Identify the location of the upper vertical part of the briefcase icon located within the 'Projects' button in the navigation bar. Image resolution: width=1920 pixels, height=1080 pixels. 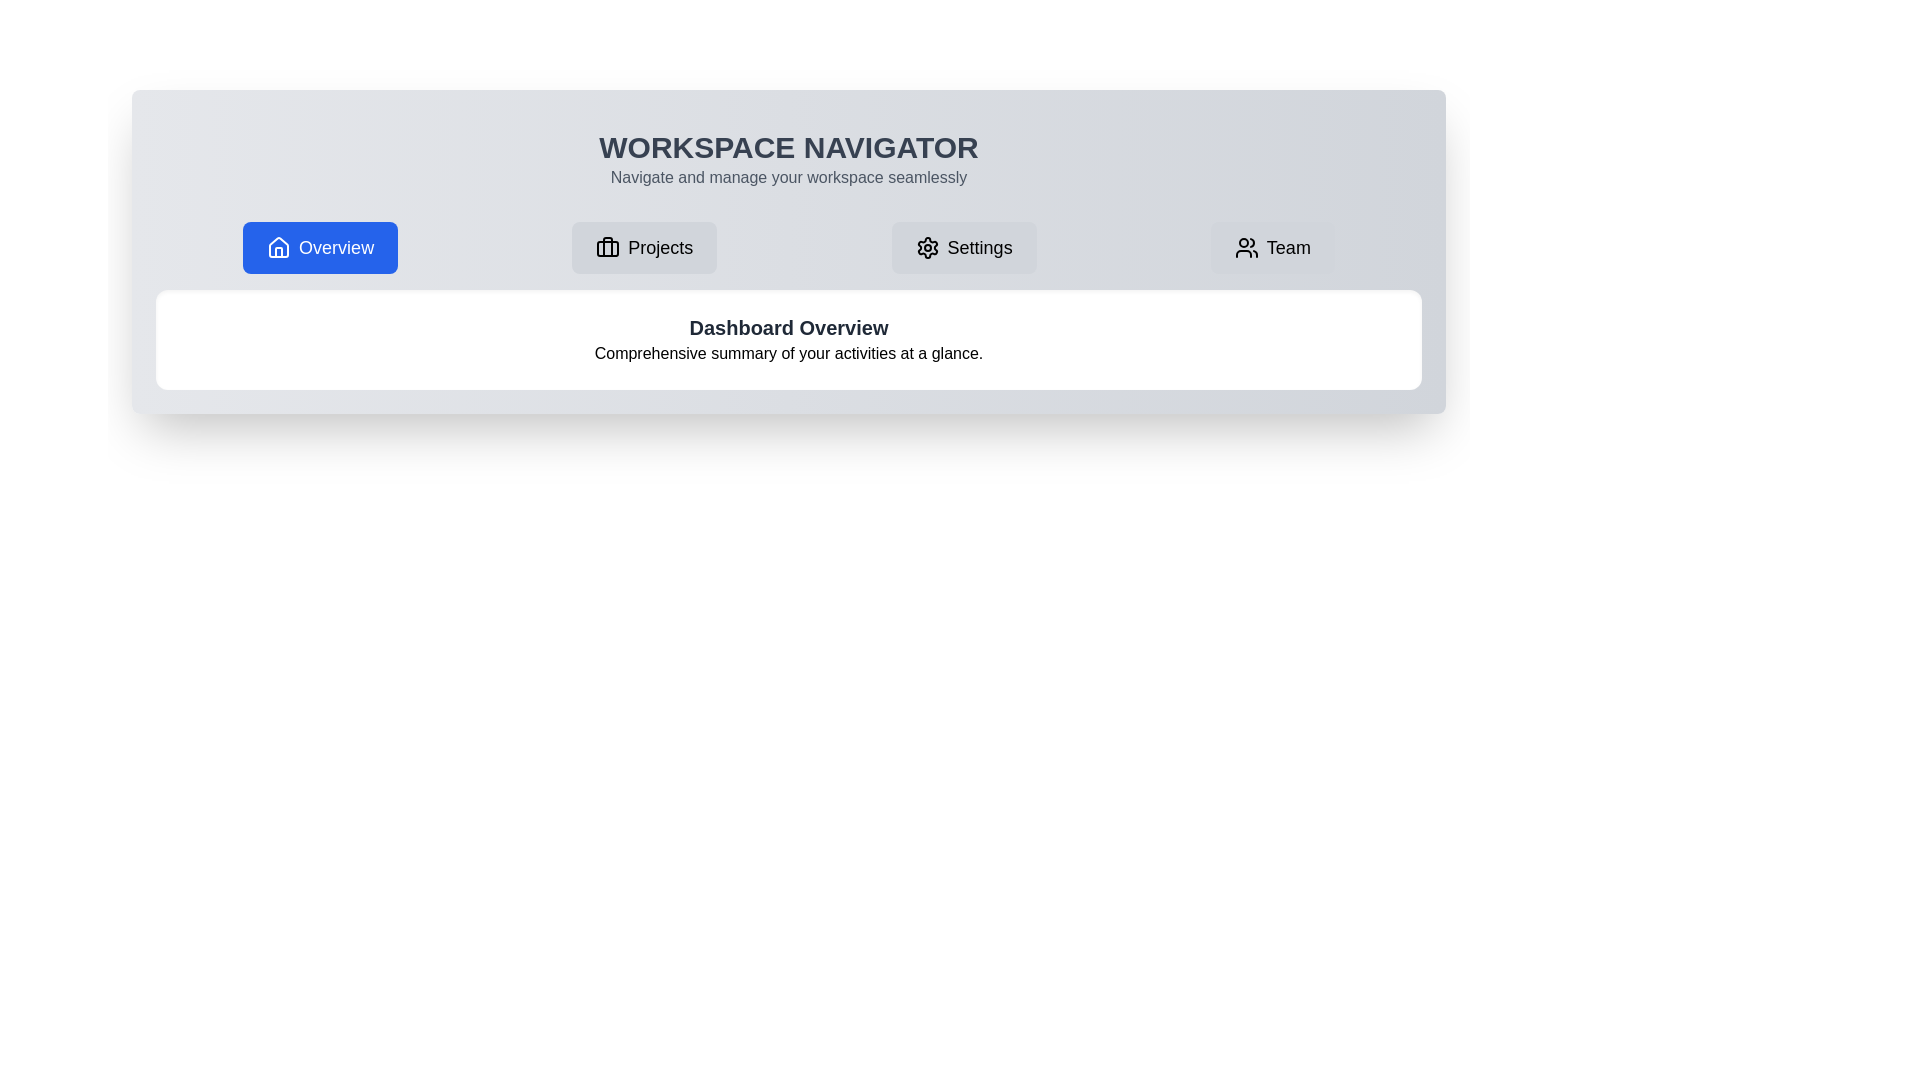
(607, 245).